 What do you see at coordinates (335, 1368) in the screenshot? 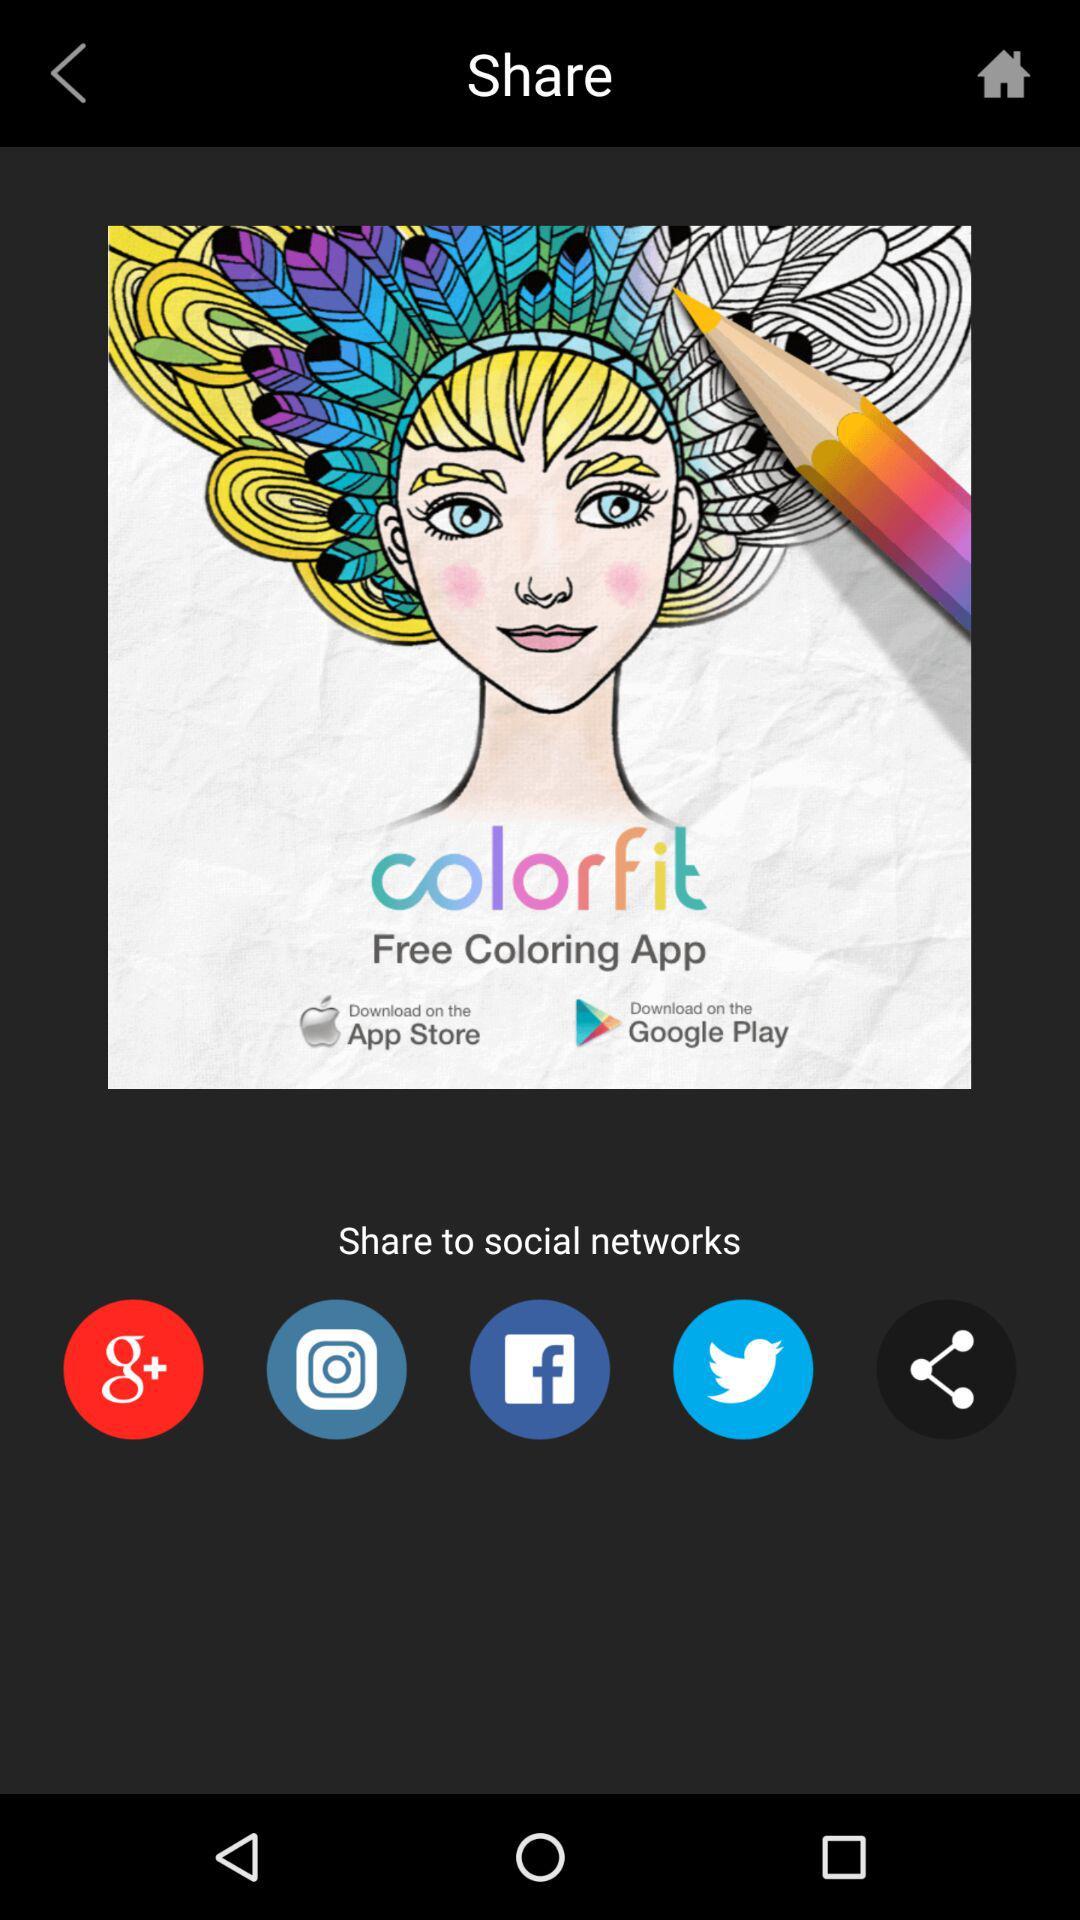
I see `item below share to social item` at bounding box center [335, 1368].